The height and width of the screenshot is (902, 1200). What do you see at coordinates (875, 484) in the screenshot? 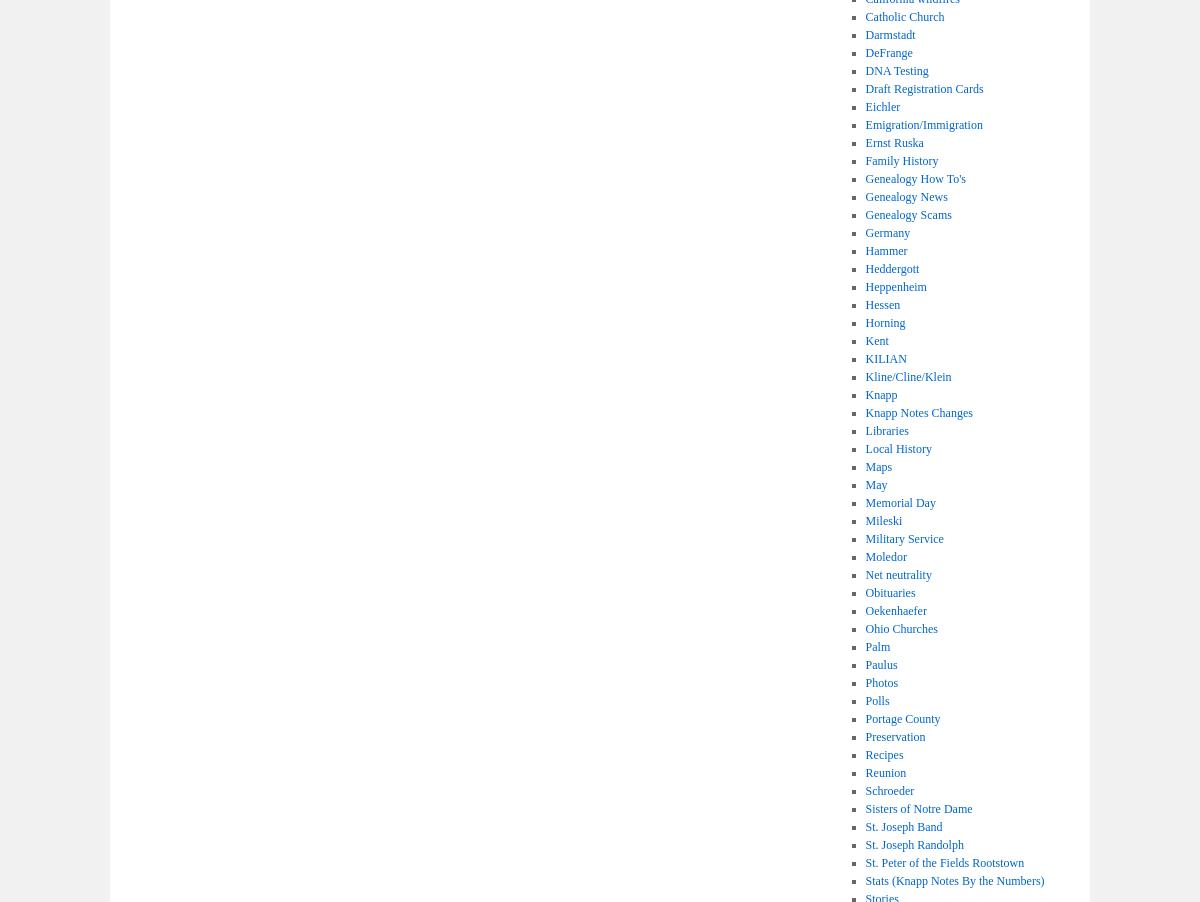
I see `'May'` at bounding box center [875, 484].